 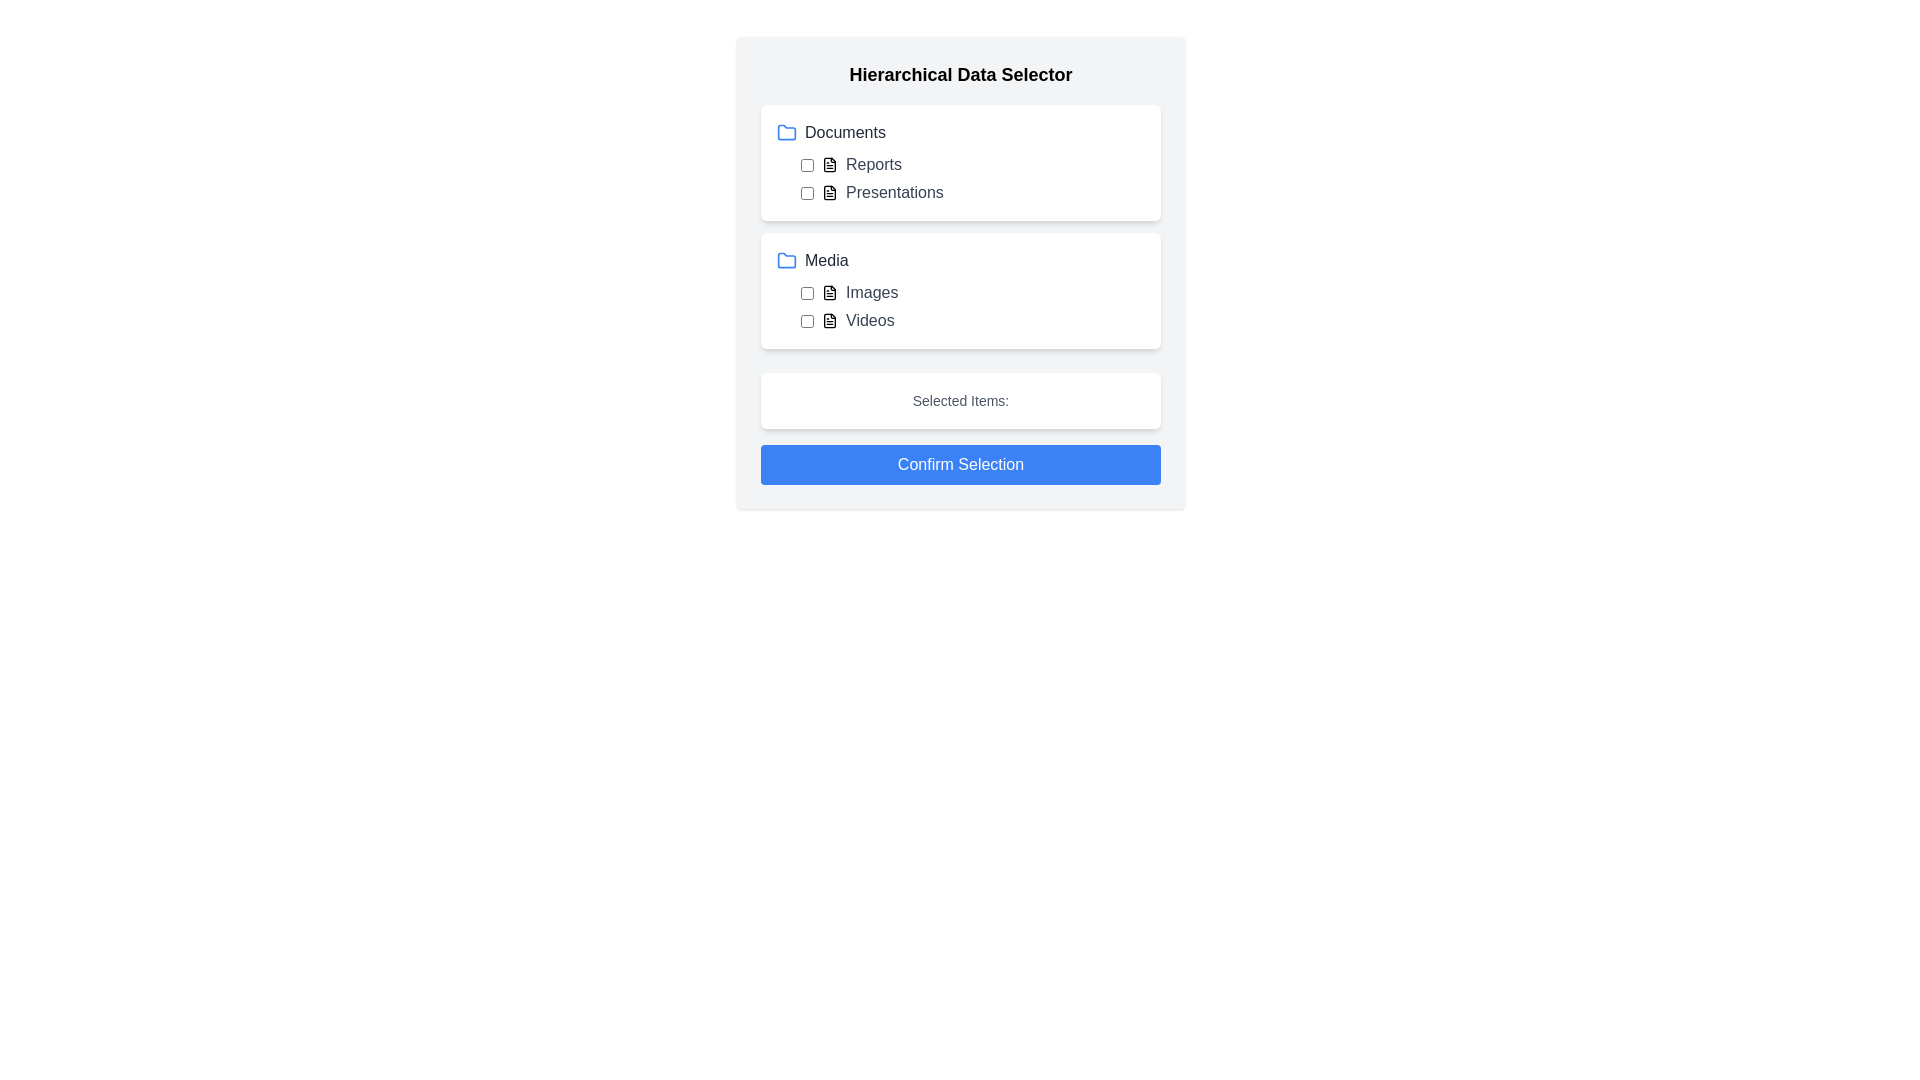 What do you see at coordinates (786, 132) in the screenshot?
I see `the blue folder icon located to the left of the 'Documents' text label at the top of the interface` at bounding box center [786, 132].